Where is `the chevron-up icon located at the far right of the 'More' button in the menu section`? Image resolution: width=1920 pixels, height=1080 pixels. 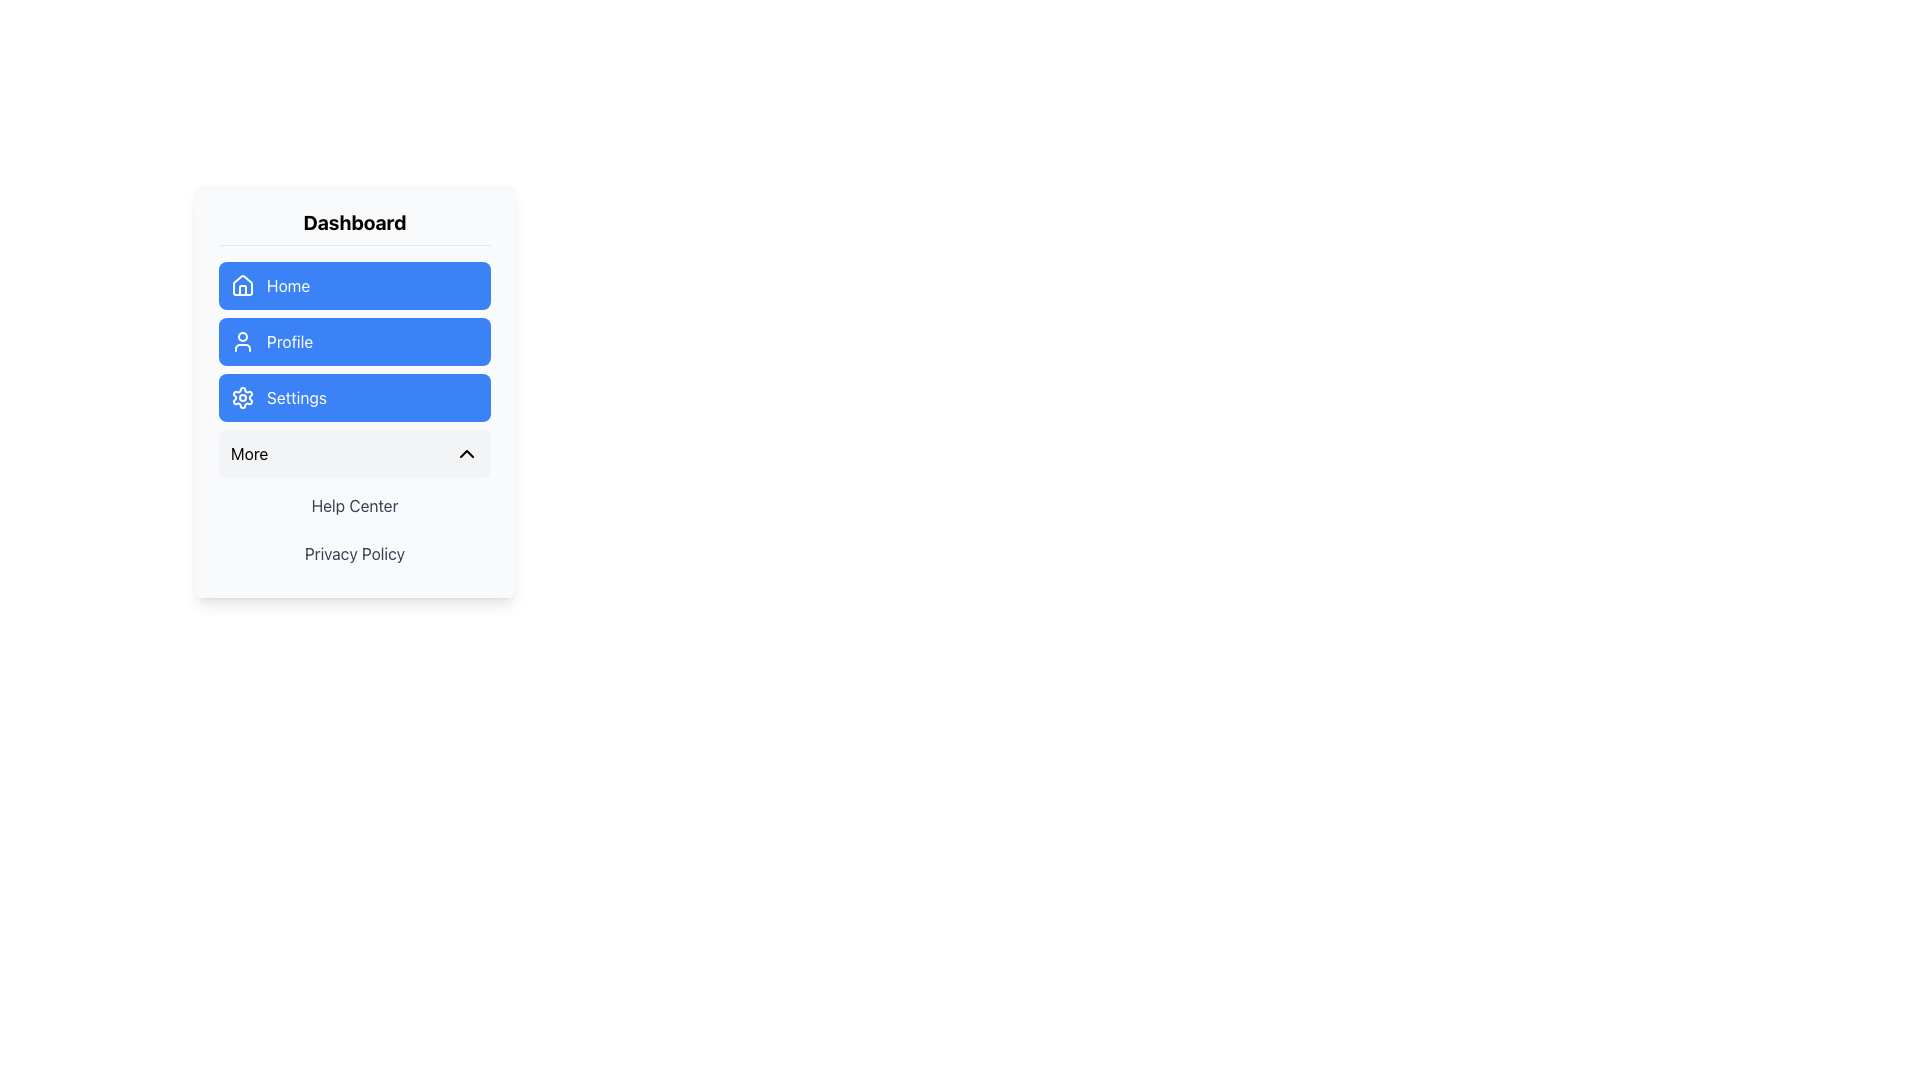
the chevron-up icon located at the far right of the 'More' button in the menu section is located at coordinates (465, 454).